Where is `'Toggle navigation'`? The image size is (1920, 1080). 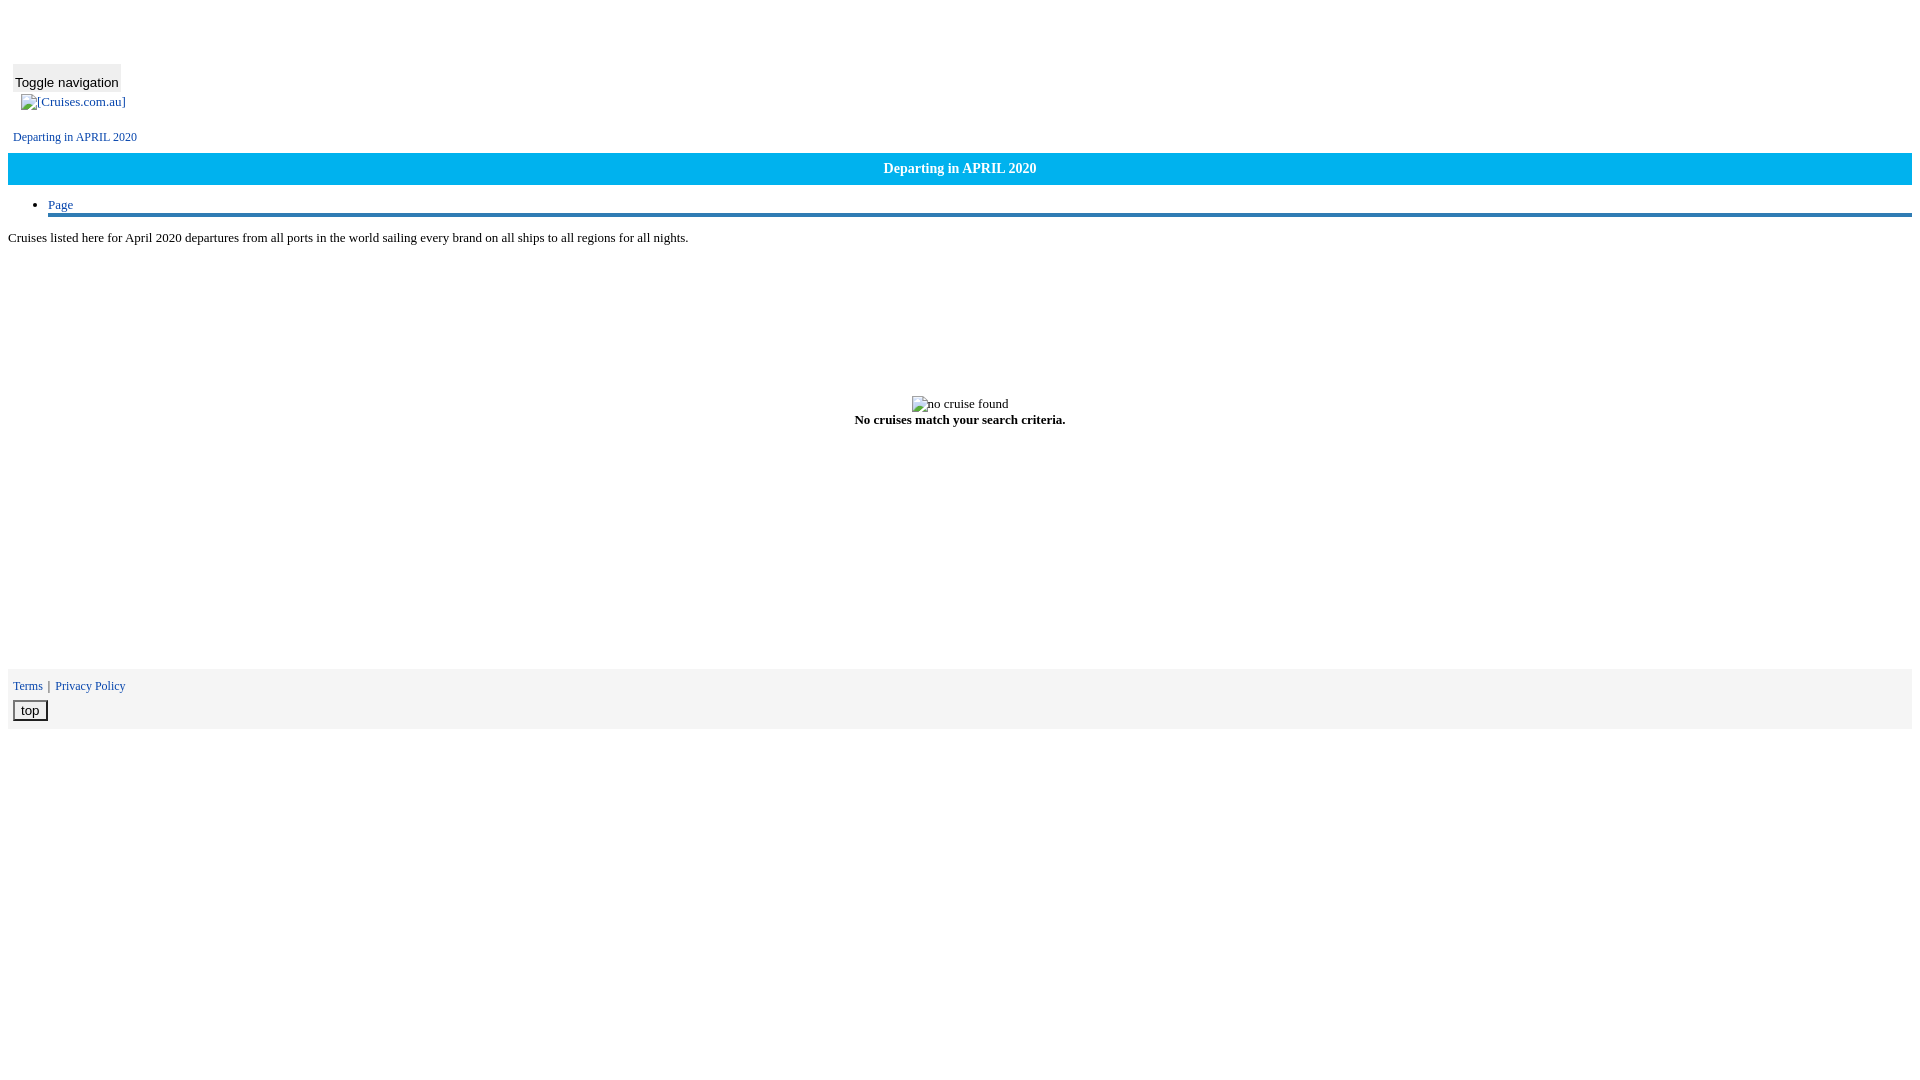 'Toggle navigation' is located at coordinates (67, 76).